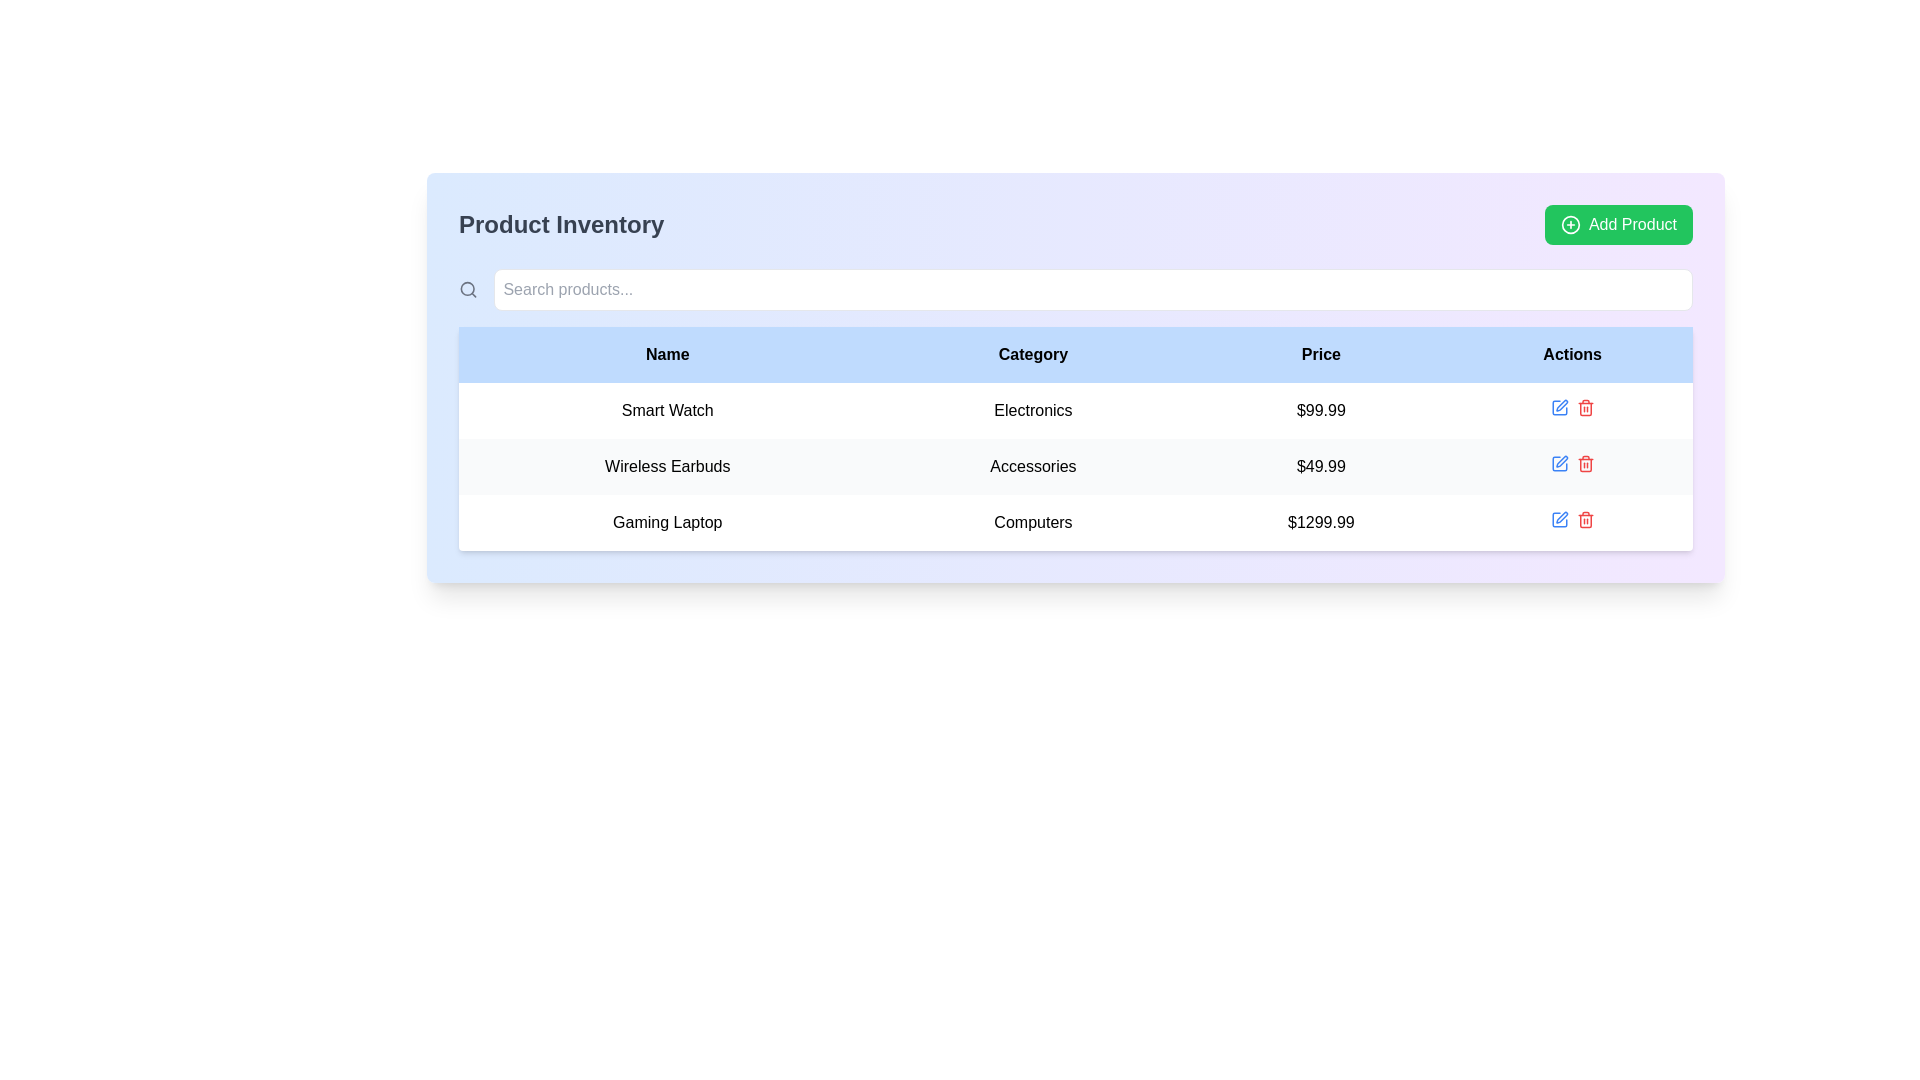  What do you see at coordinates (667, 410) in the screenshot?
I see `the 'Smart Watch' label in the 'Name' column of the first row in the 'Product Inventory' table` at bounding box center [667, 410].